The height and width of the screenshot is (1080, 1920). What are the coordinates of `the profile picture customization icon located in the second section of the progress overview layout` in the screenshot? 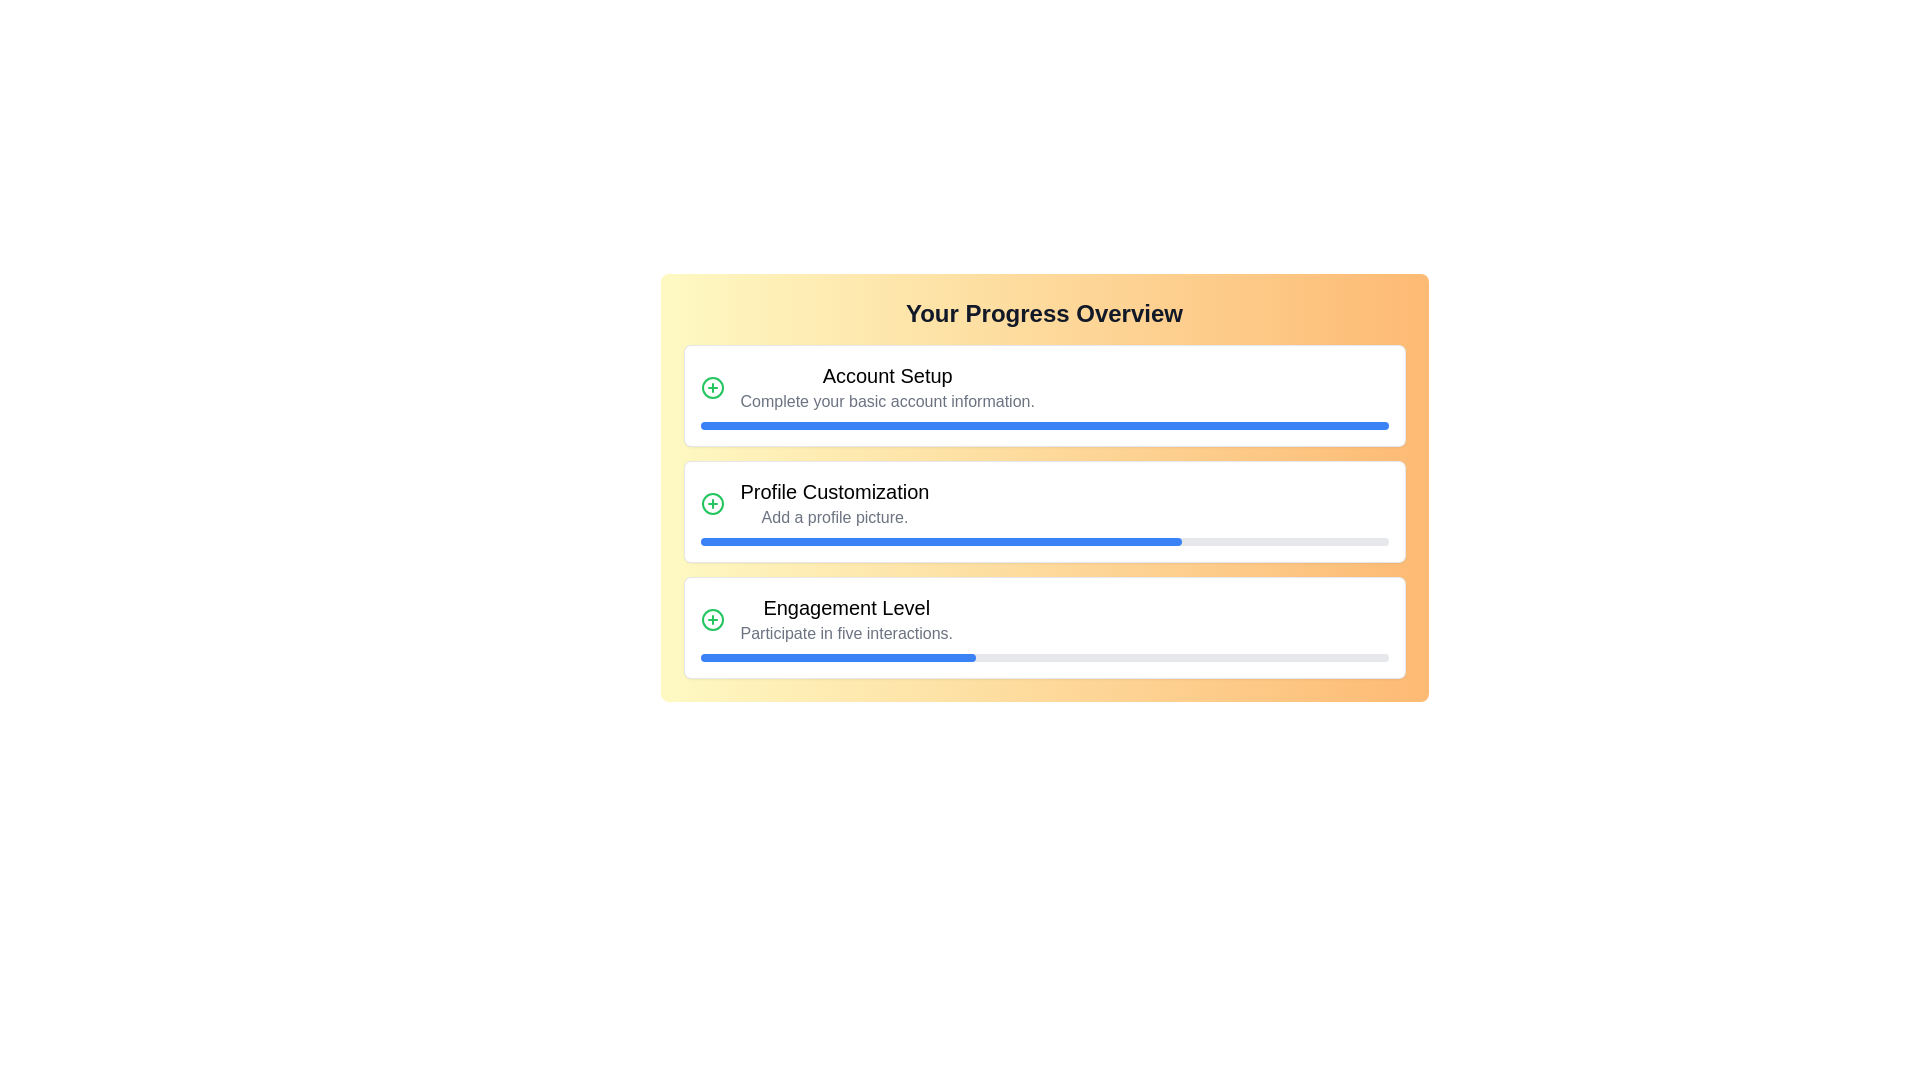 It's located at (712, 503).